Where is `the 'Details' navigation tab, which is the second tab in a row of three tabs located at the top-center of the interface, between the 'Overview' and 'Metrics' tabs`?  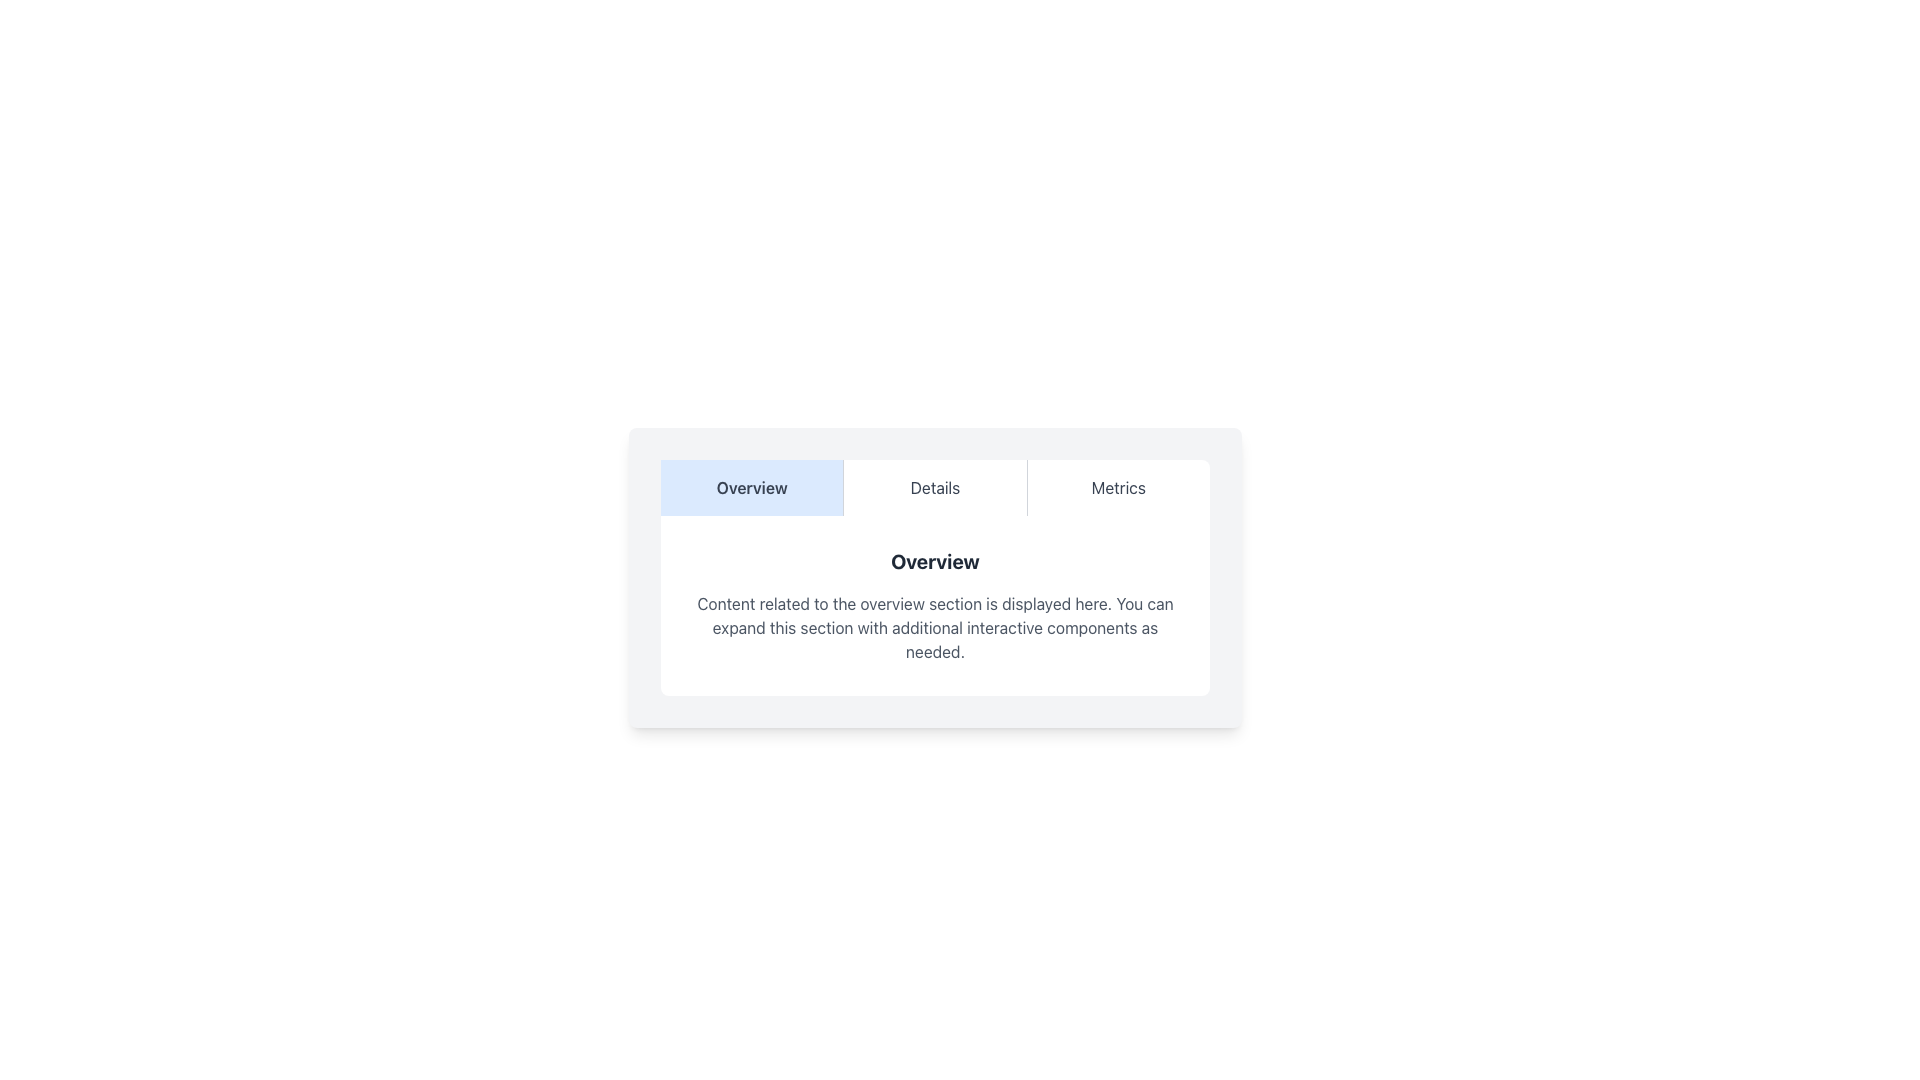 the 'Details' navigation tab, which is the second tab in a row of three tabs located at the top-center of the interface, between the 'Overview' and 'Metrics' tabs is located at coordinates (934, 488).